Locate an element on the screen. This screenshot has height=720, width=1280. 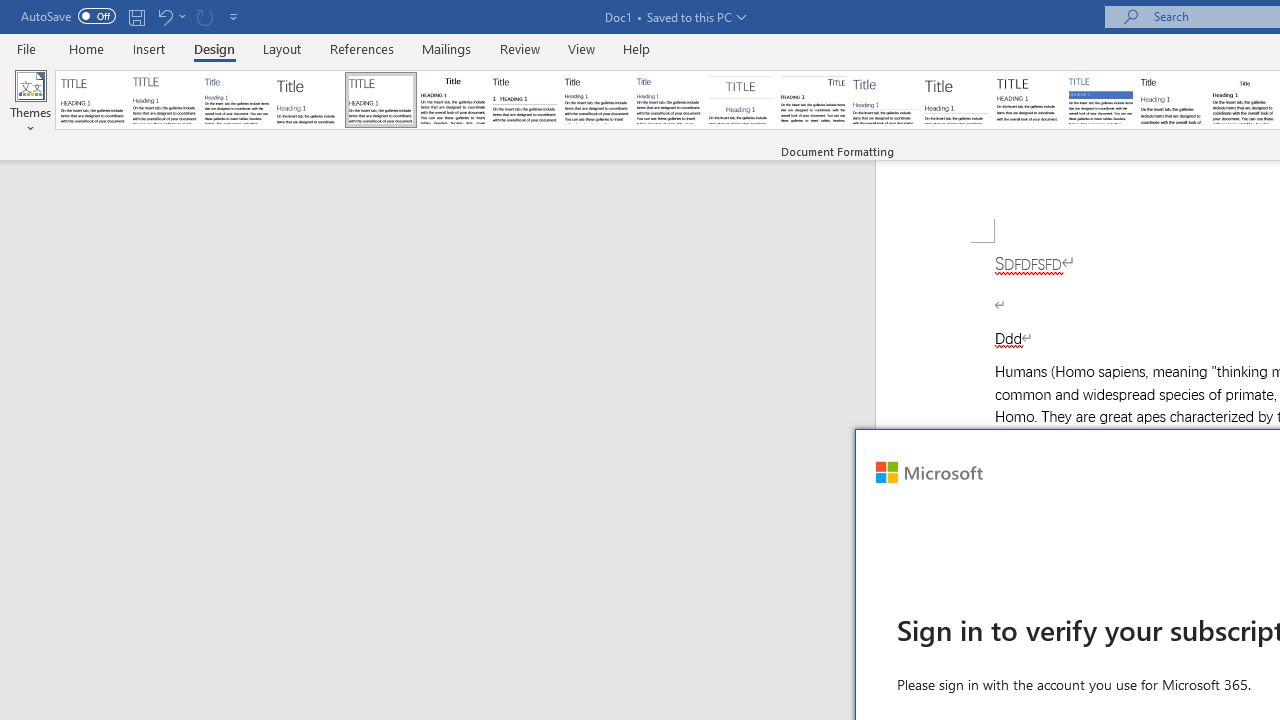
'Black & White (Capitalized)' is located at coordinates (381, 100).